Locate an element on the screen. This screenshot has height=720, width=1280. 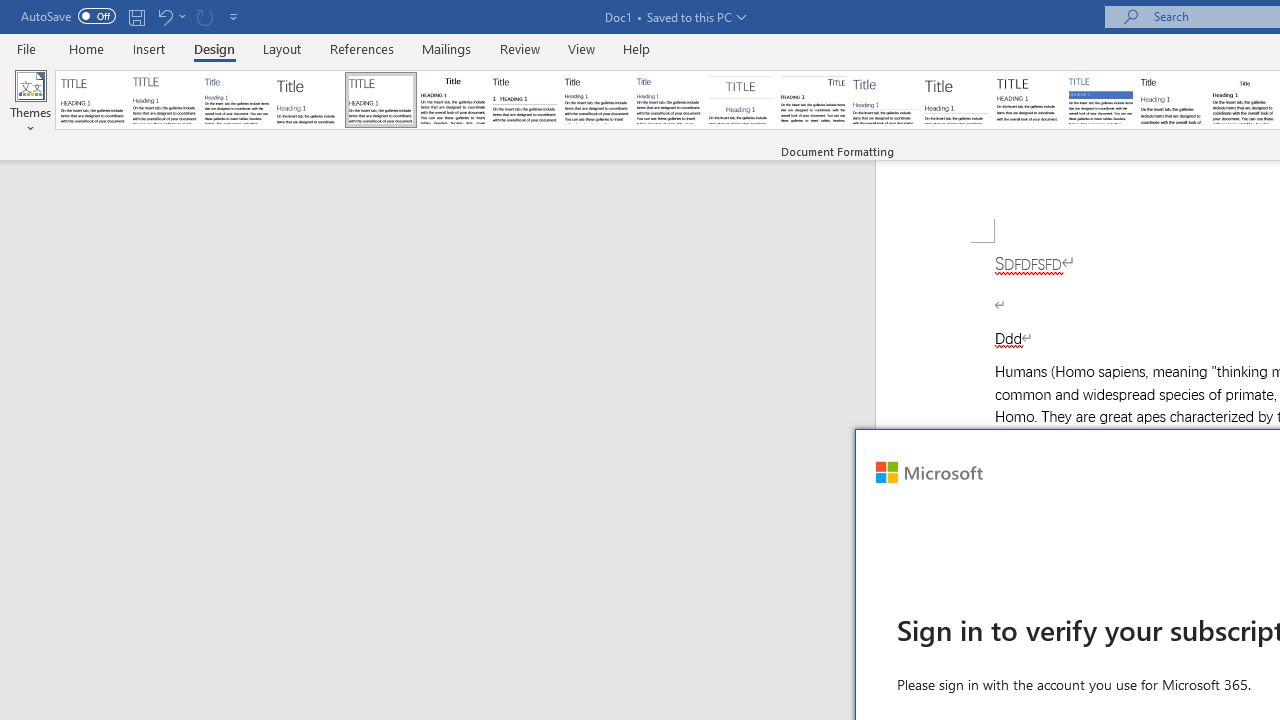
'Black & White (Capitalized)' is located at coordinates (381, 100).